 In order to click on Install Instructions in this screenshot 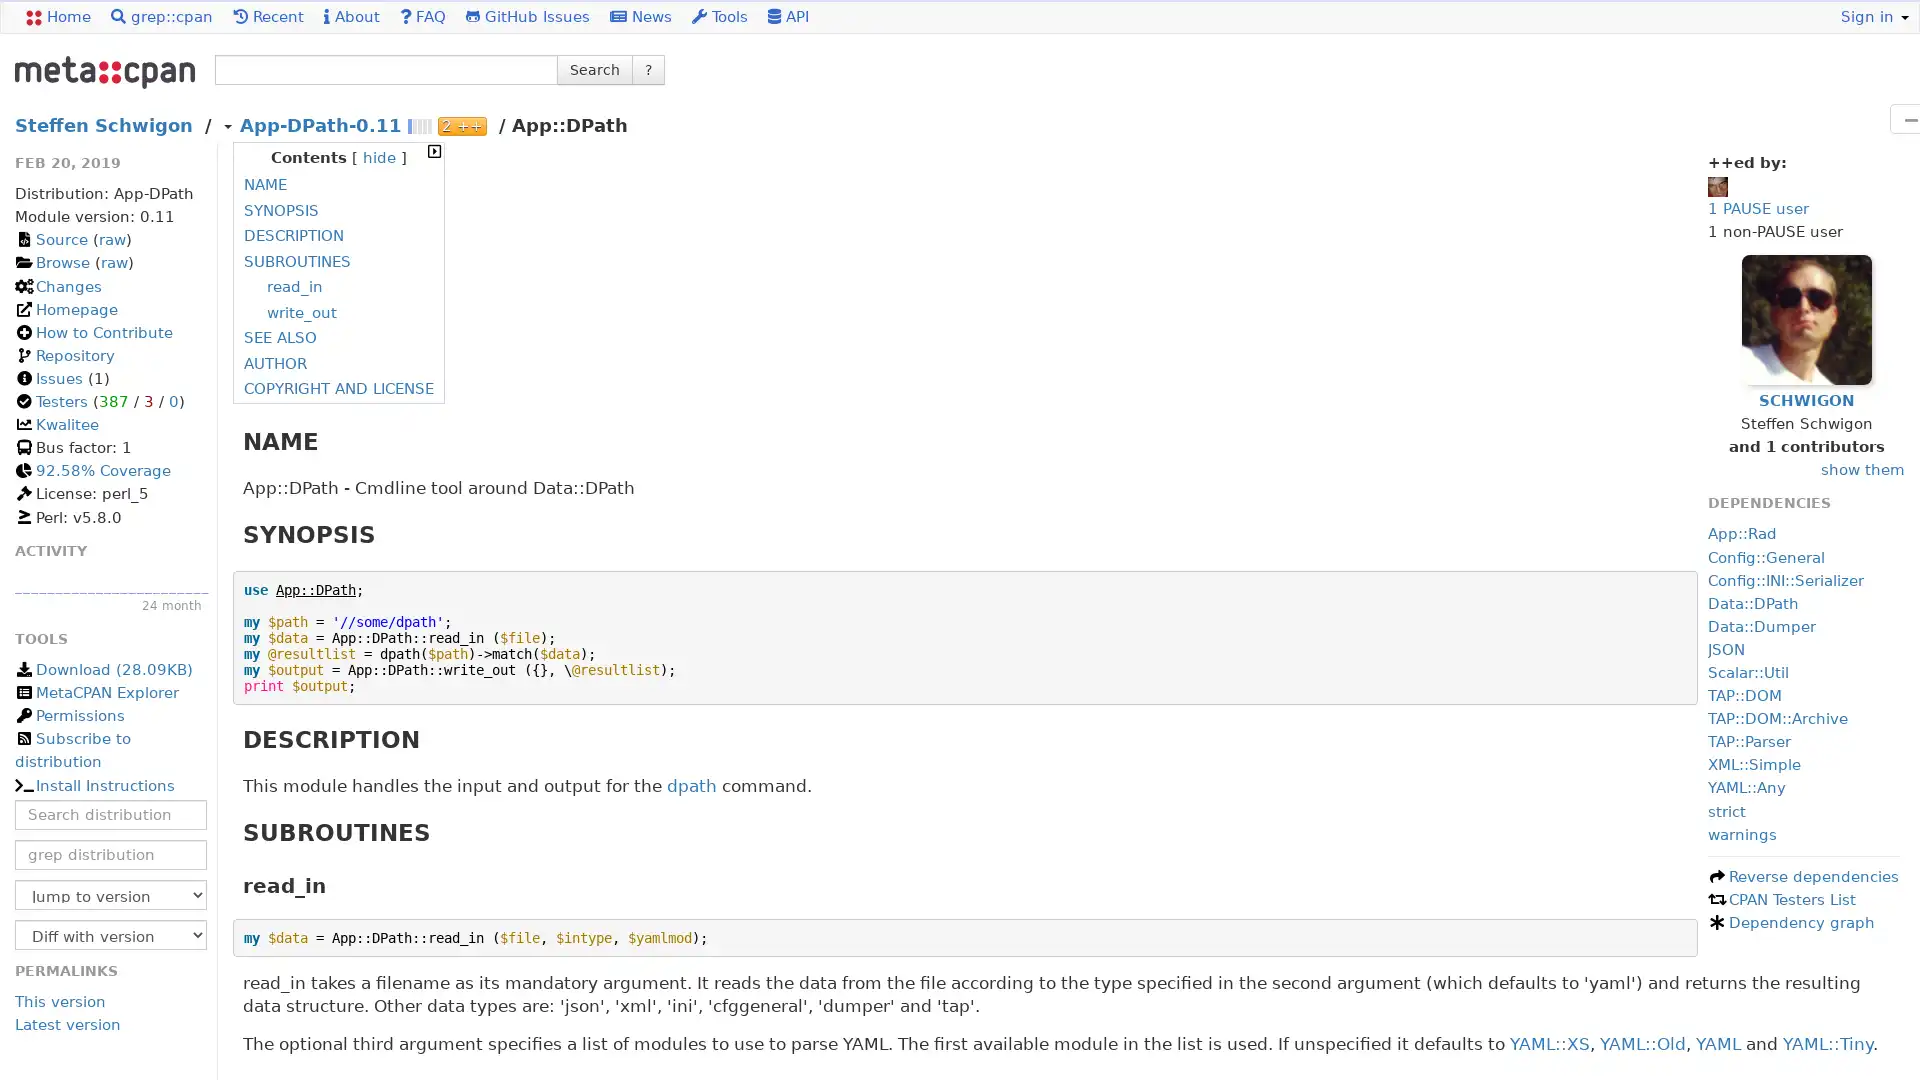, I will do `click(93, 785)`.